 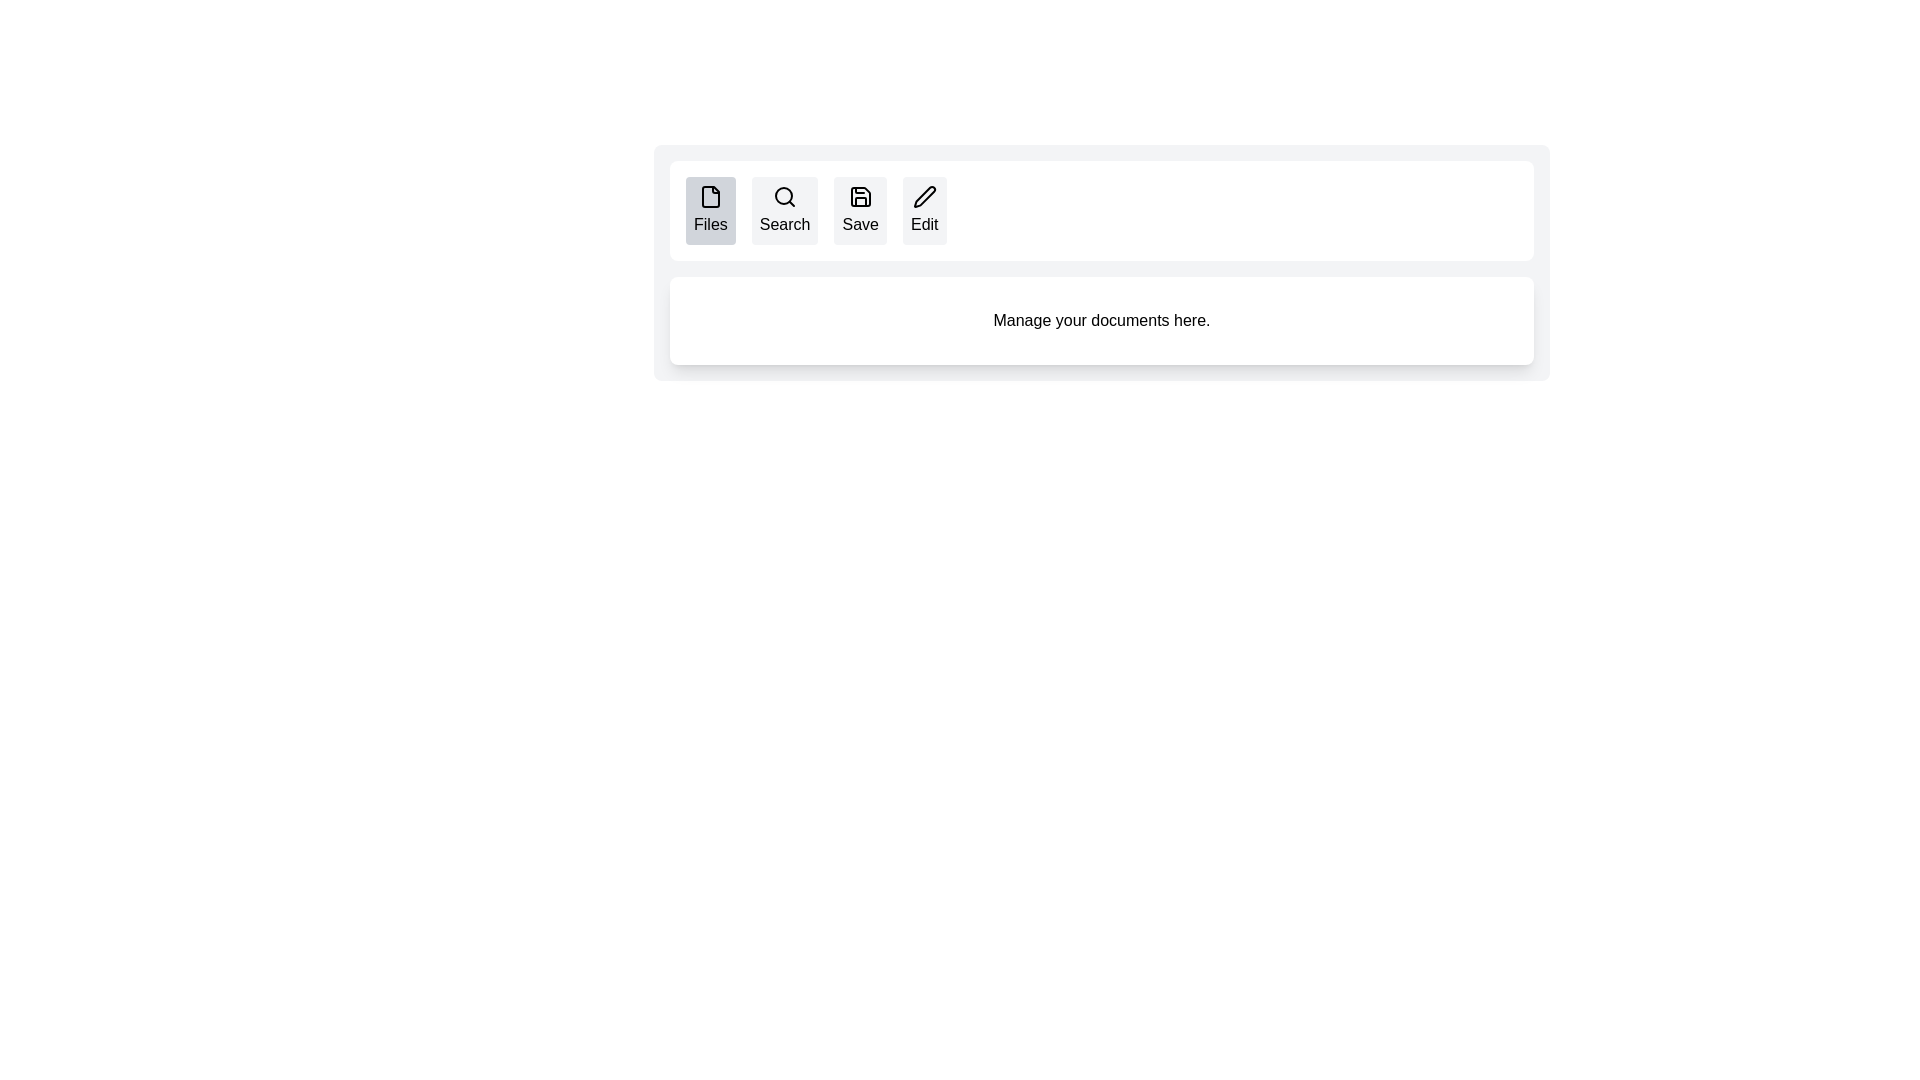 I want to click on the button labeled Files to observe its hover effect, so click(x=710, y=211).